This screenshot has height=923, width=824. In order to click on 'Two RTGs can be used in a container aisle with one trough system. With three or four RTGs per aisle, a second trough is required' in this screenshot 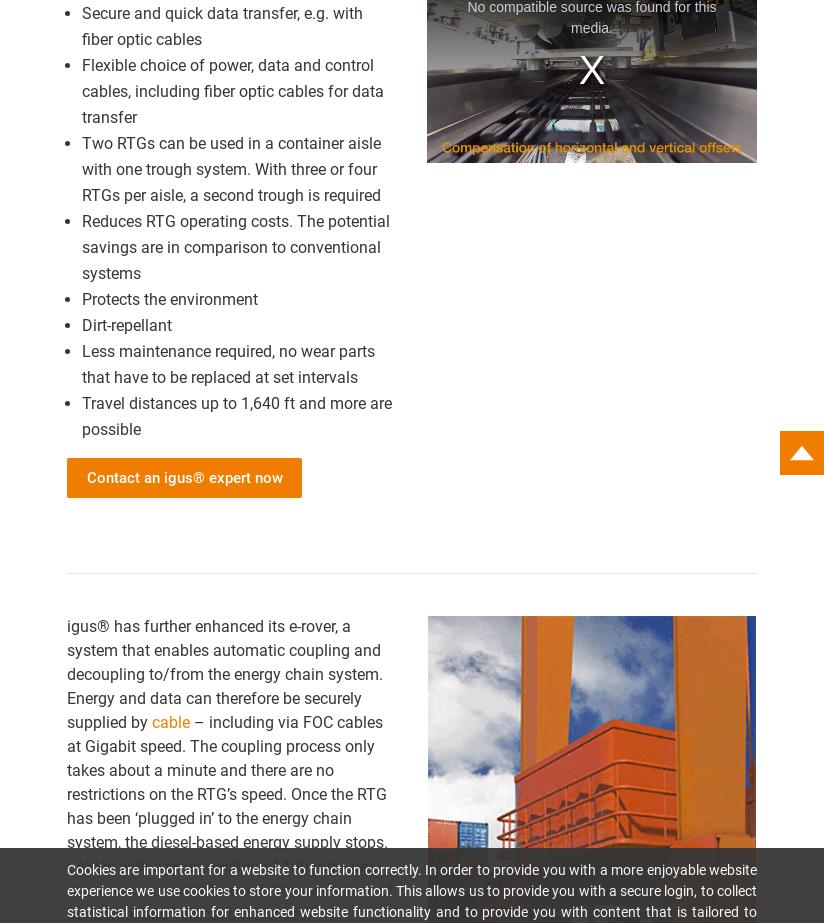, I will do `click(80, 168)`.